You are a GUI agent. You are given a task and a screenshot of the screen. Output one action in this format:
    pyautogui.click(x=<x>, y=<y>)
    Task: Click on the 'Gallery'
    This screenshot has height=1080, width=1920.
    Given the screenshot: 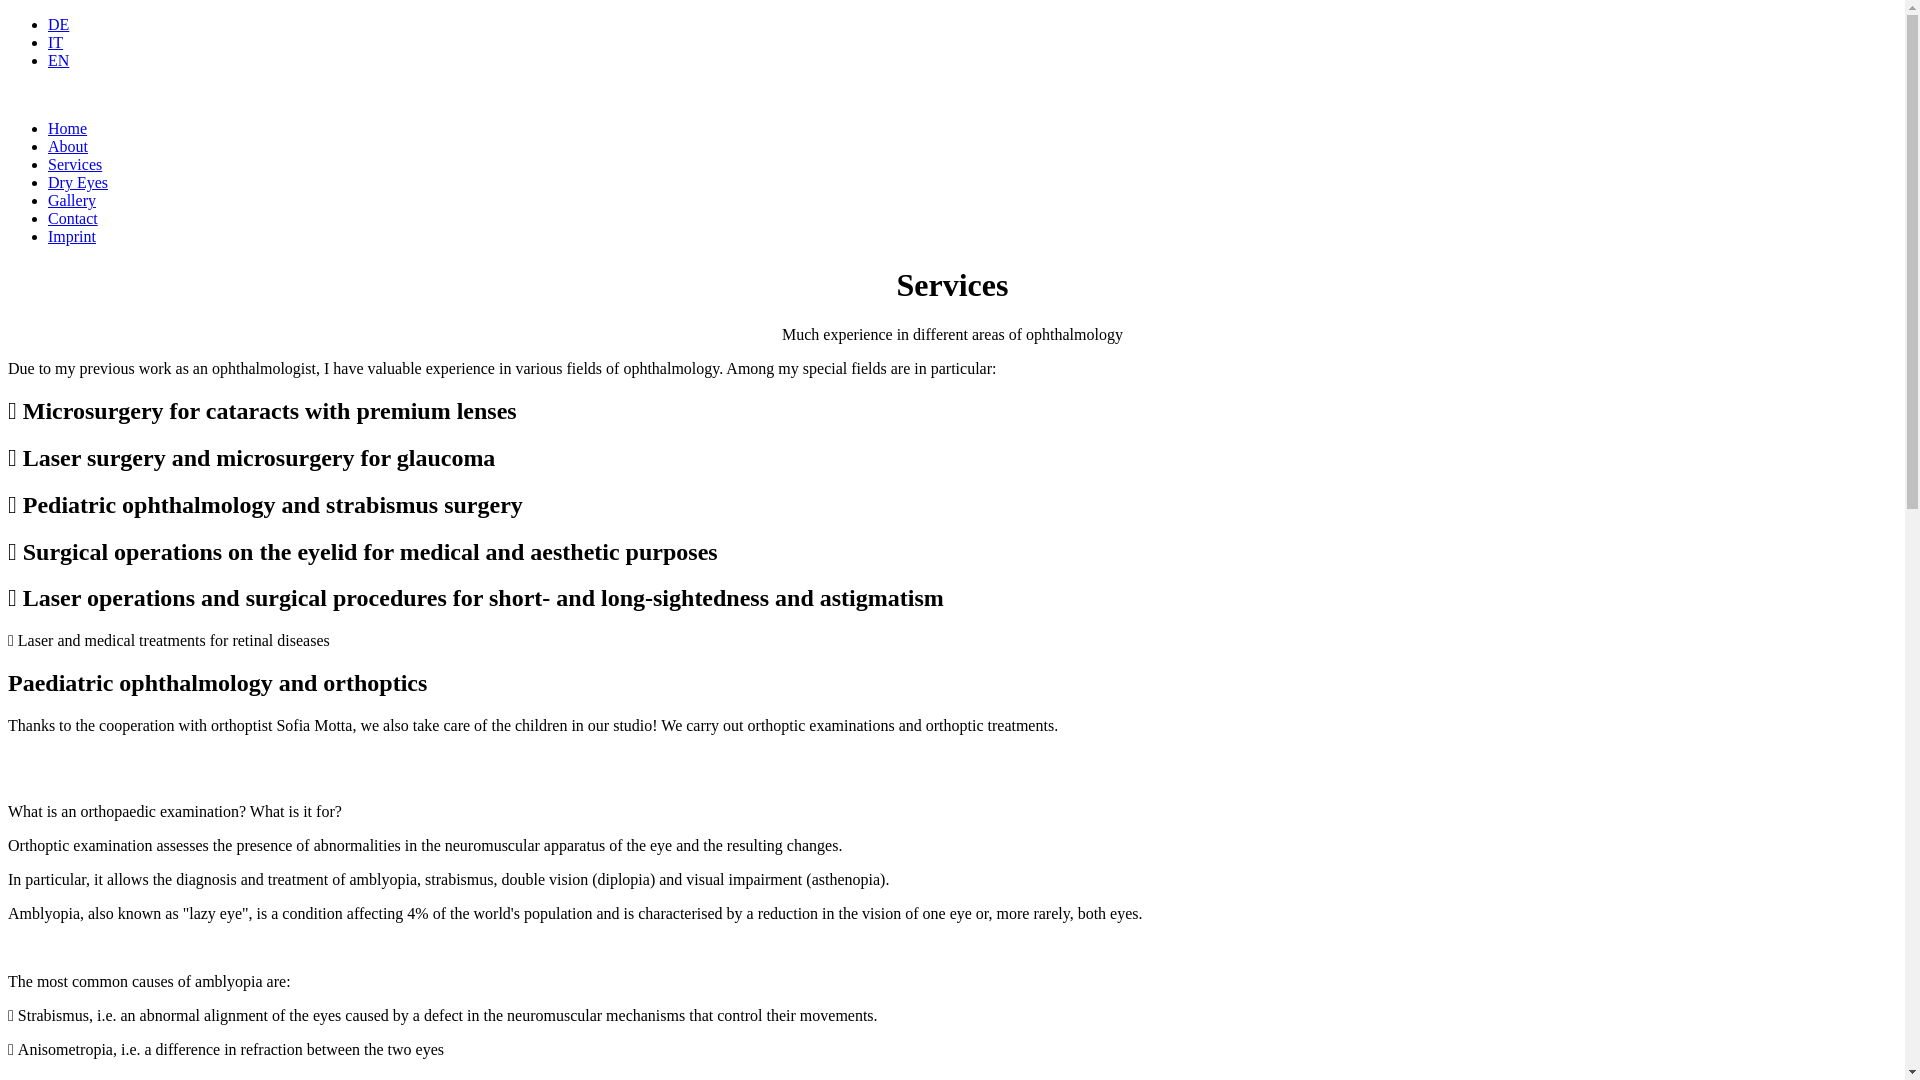 What is the action you would take?
    pyautogui.click(x=48, y=200)
    